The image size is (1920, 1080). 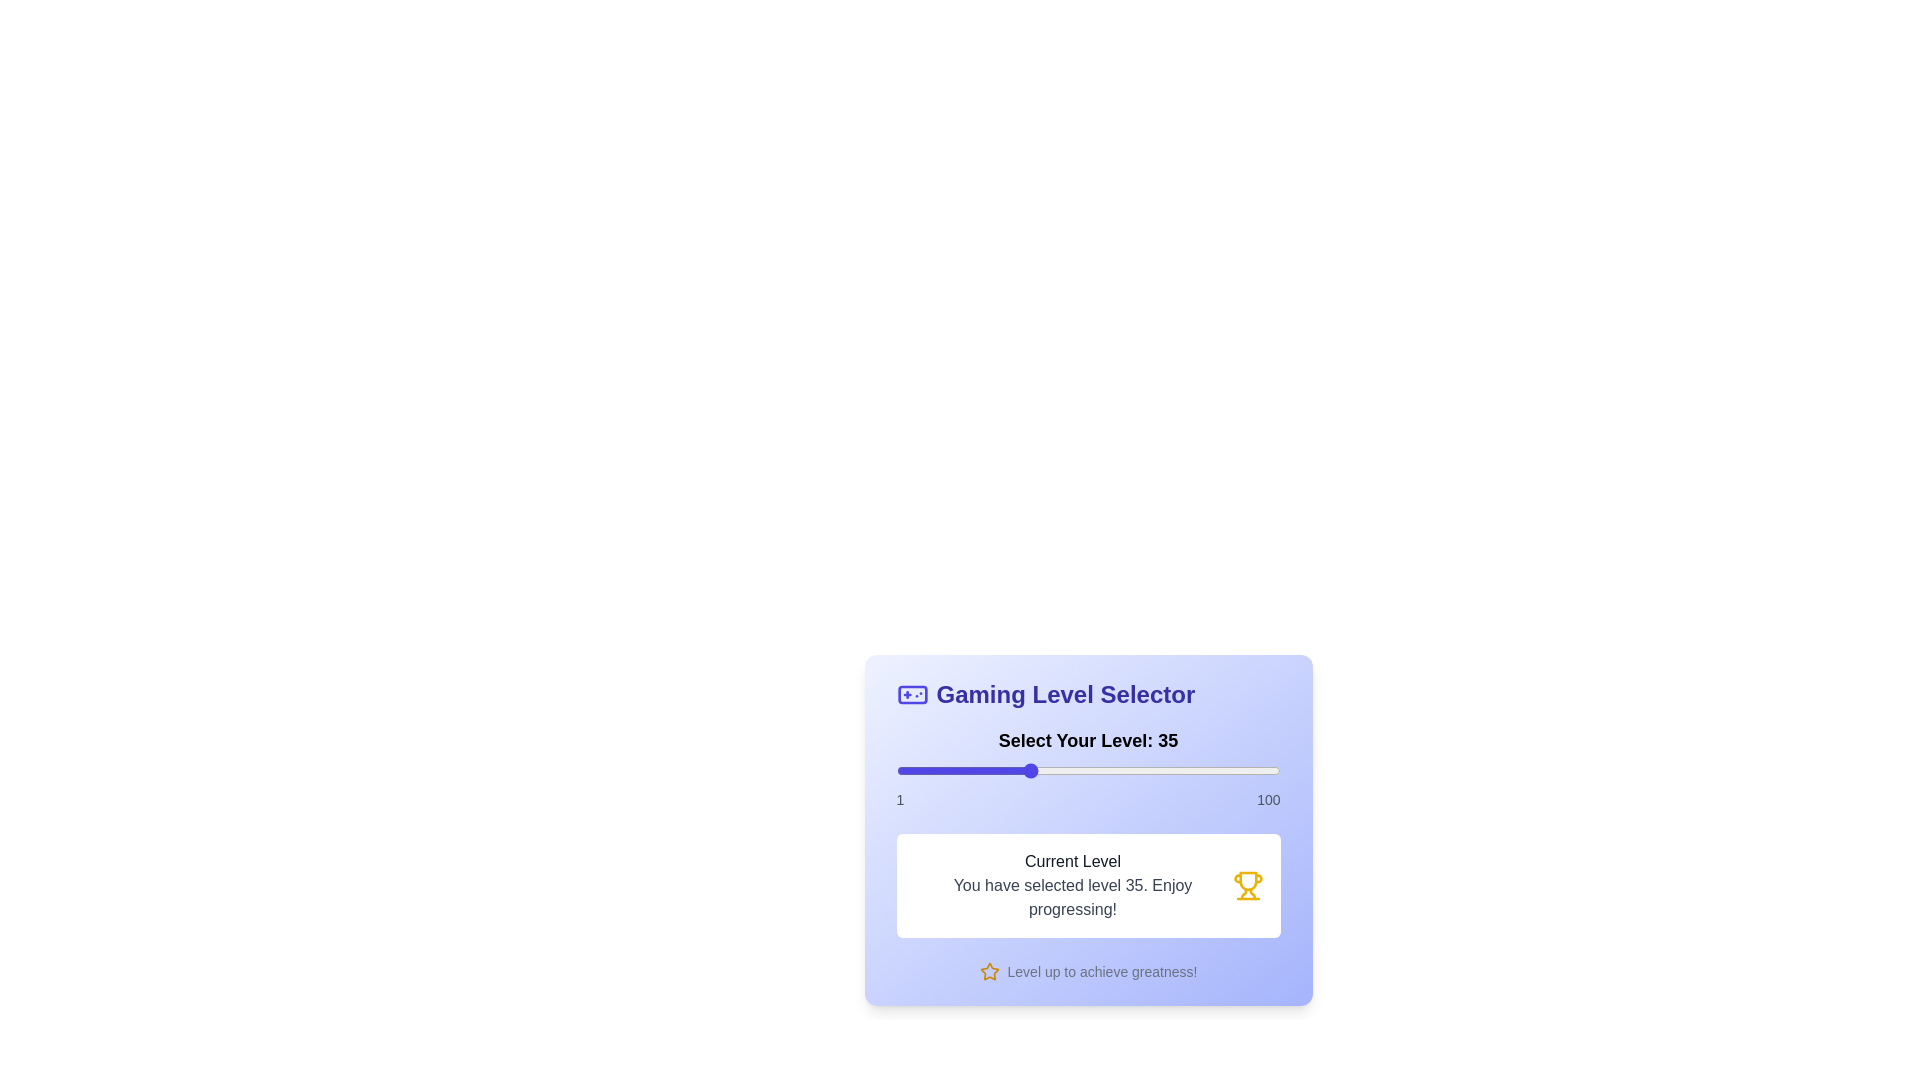 I want to click on the gaming level, so click(x=957, y=770).